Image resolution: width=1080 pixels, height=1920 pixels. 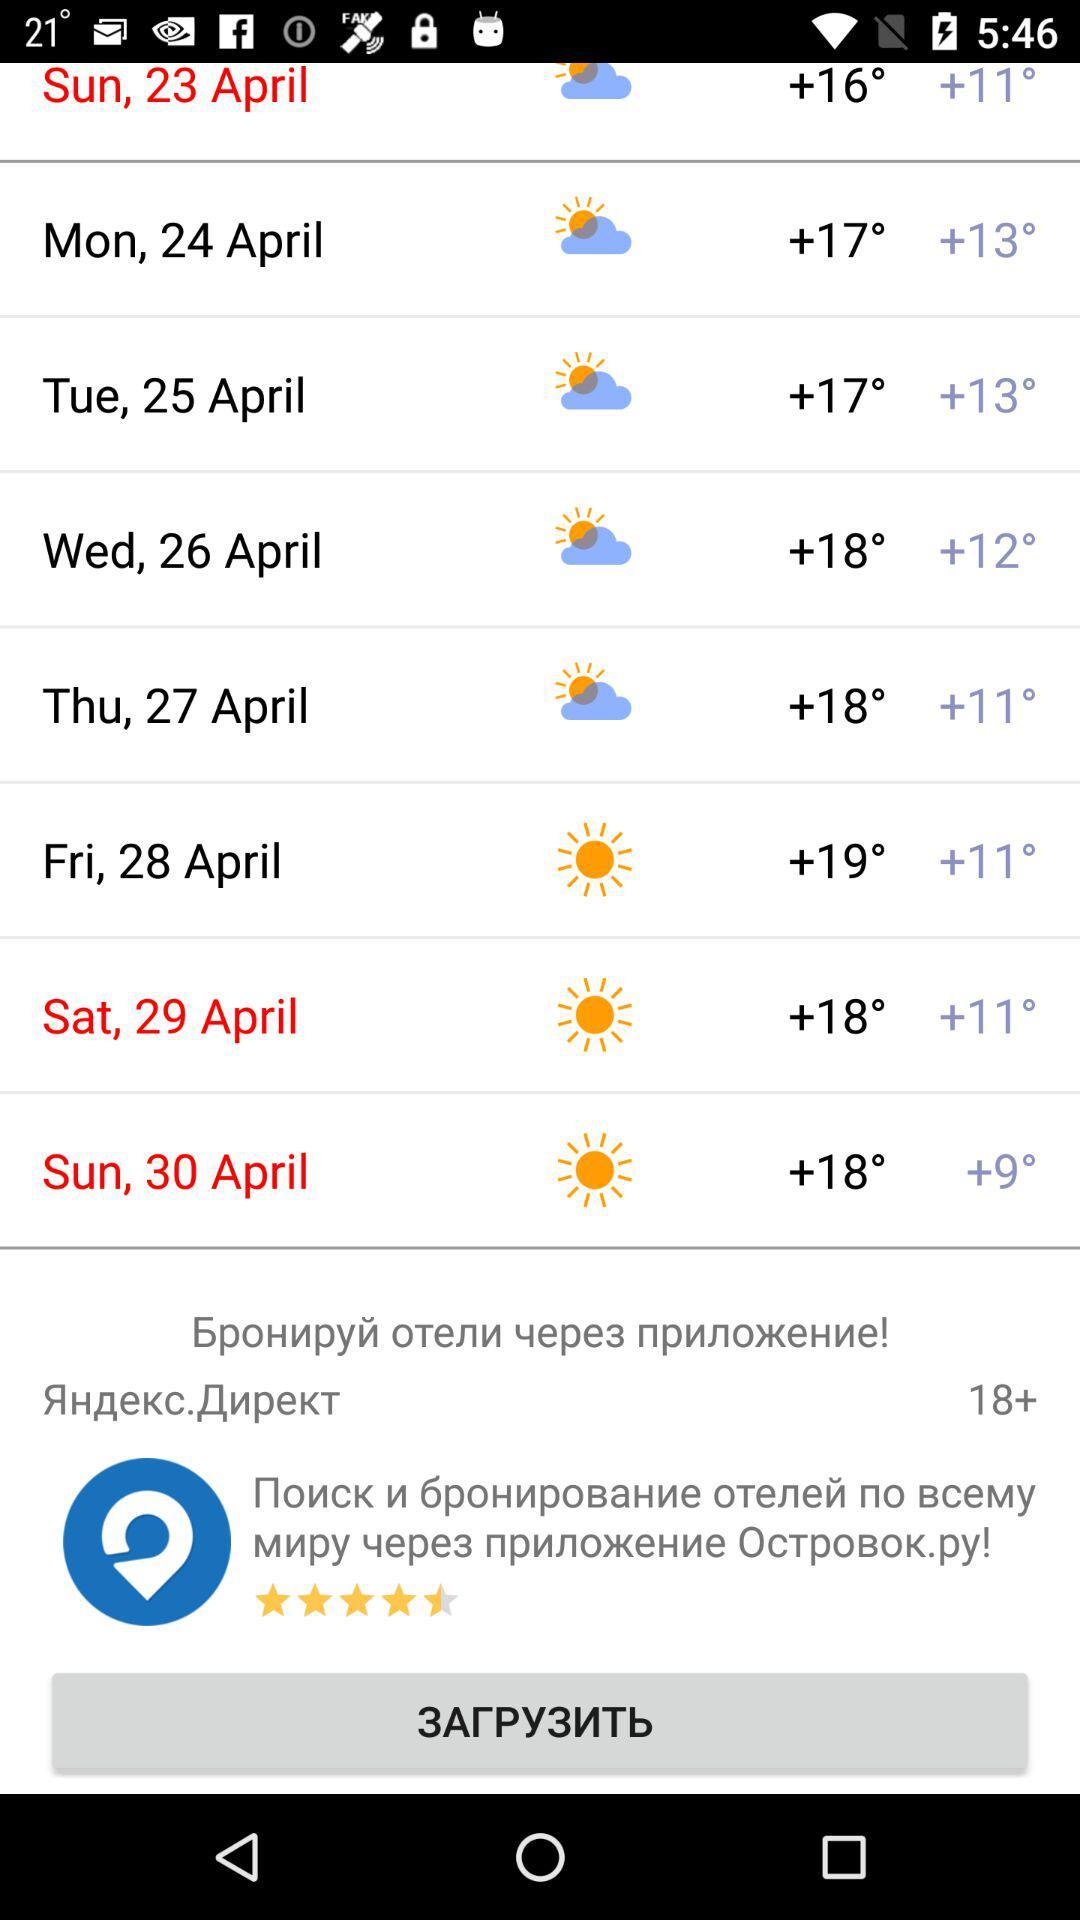 I want to click on right of second last row, so click(x=644, y=1516).